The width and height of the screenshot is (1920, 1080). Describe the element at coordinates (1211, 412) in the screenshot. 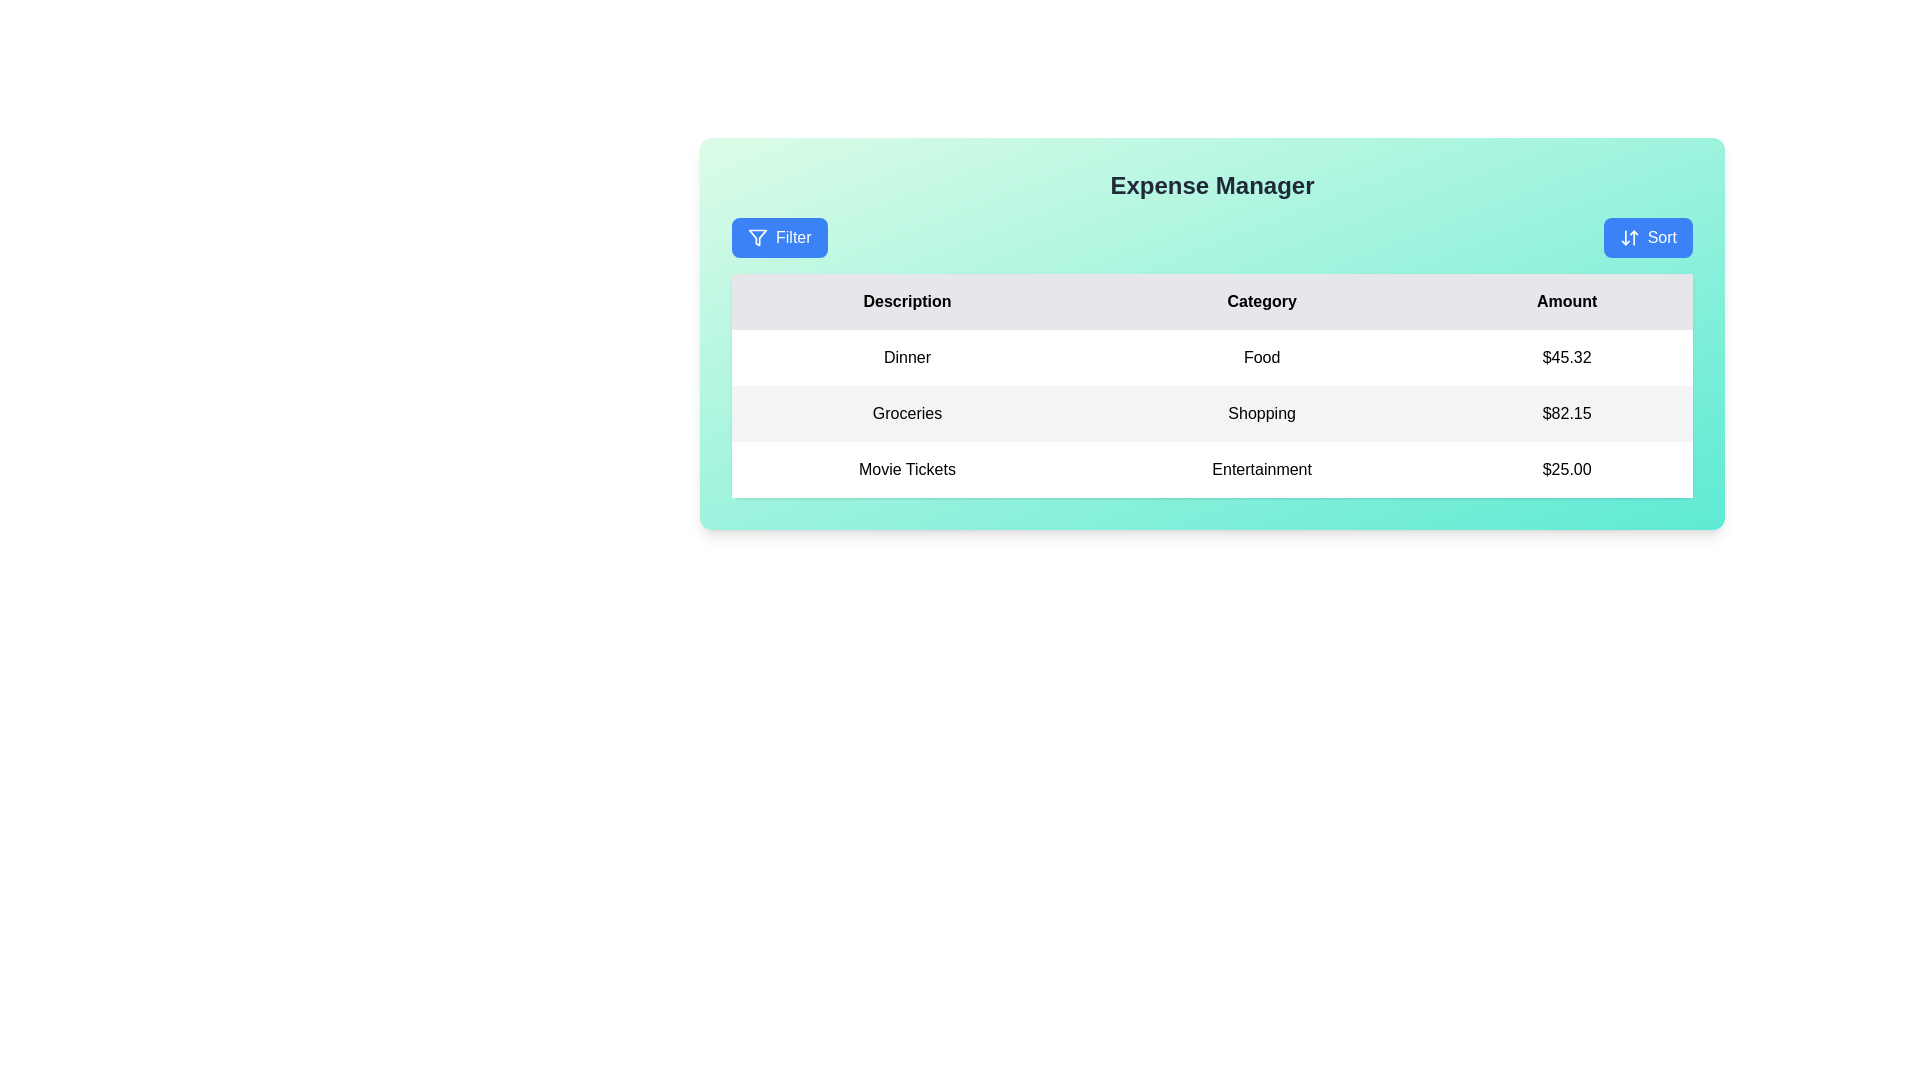

I see `values displayed in the second row of a table, which includes 'Groceries', 'Shopping', and '$82.15', distinguished by a light gray background` at that location.